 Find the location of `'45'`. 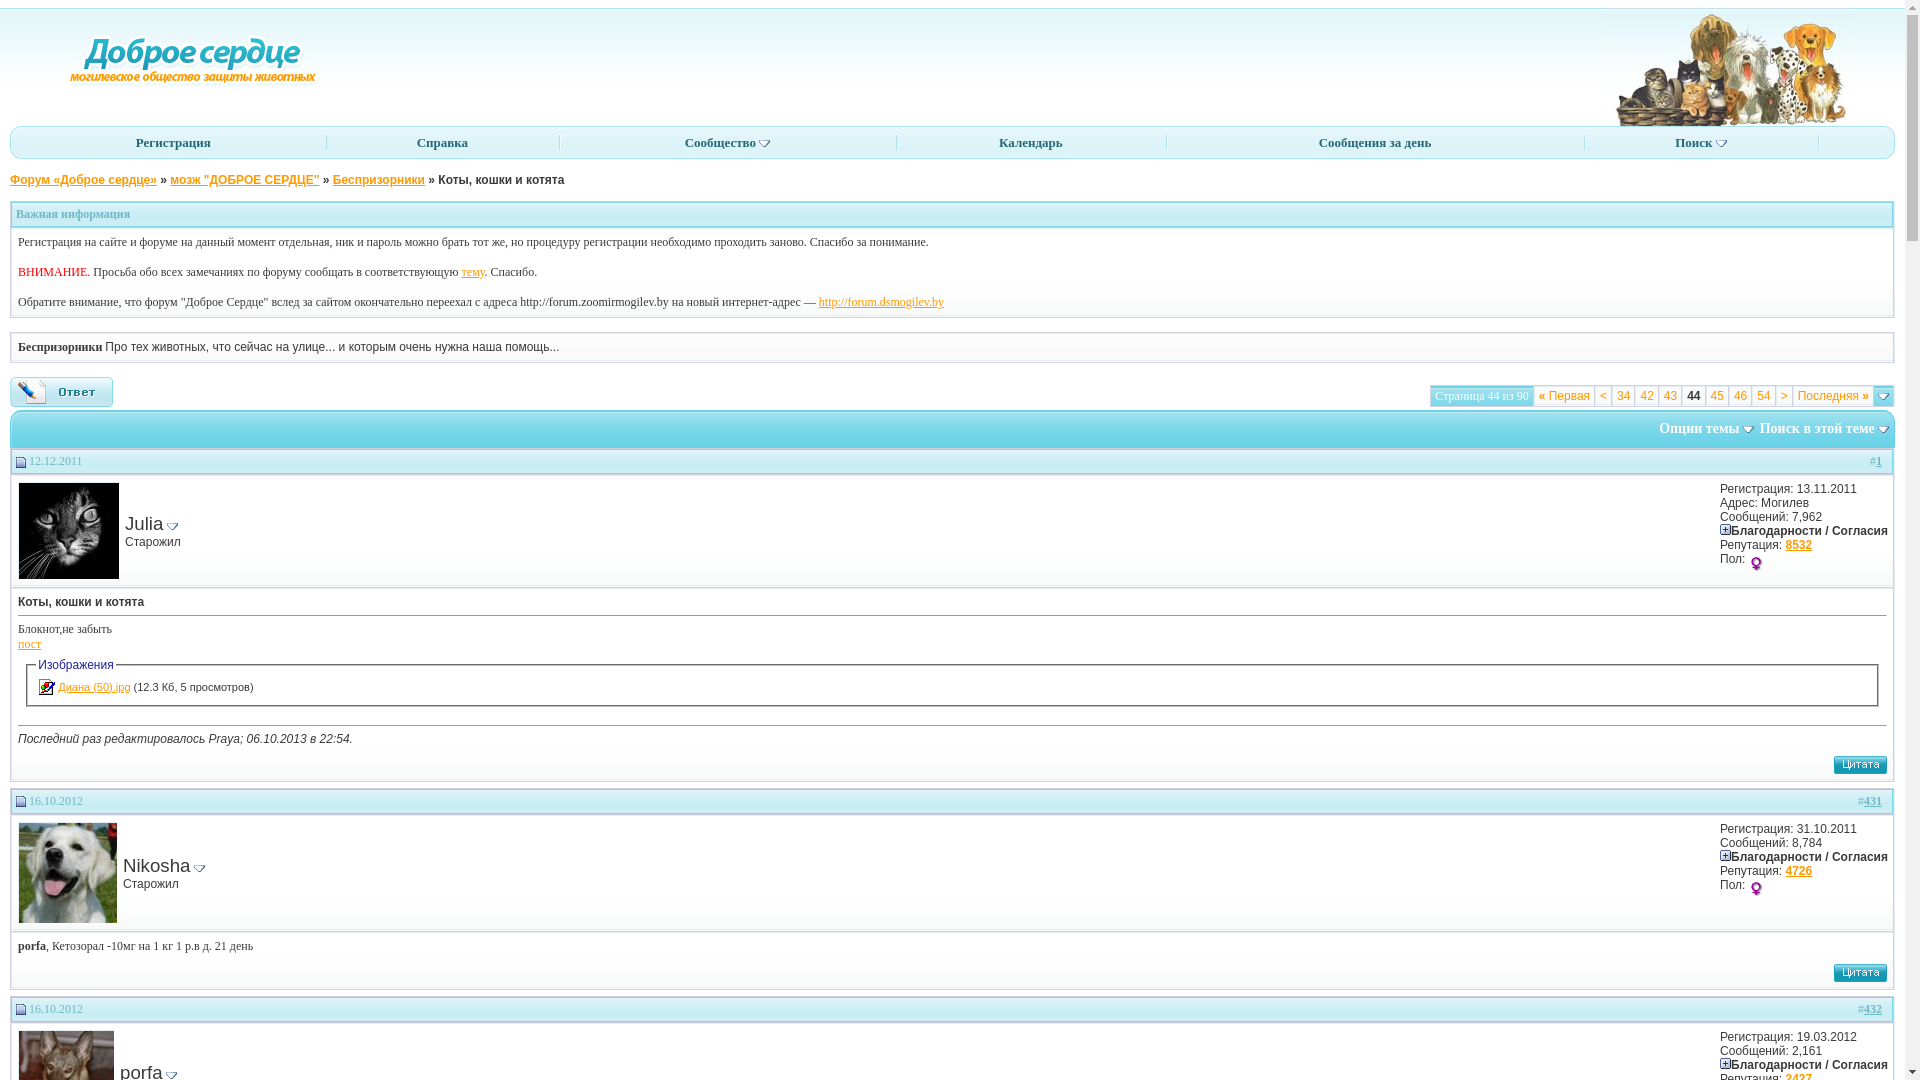

'45' is located at coordinates (1709, 396).